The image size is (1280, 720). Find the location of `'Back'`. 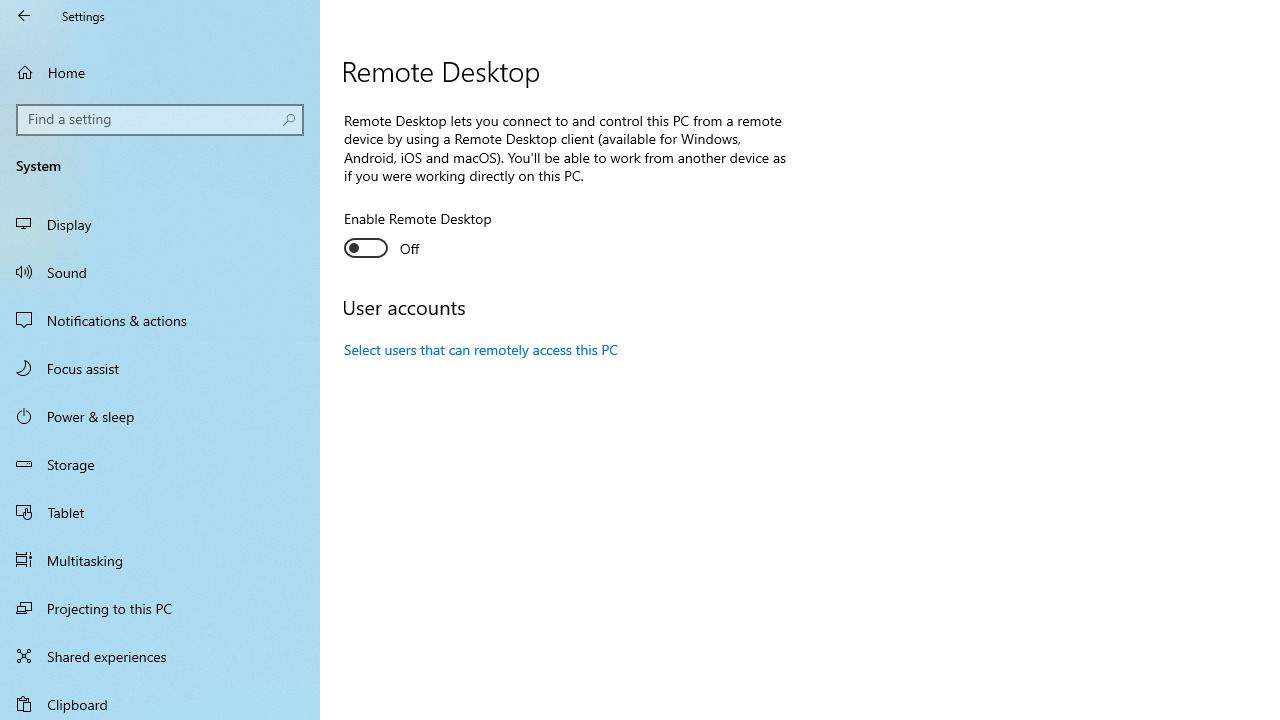

'Back' is located at coordinates (24, 15).